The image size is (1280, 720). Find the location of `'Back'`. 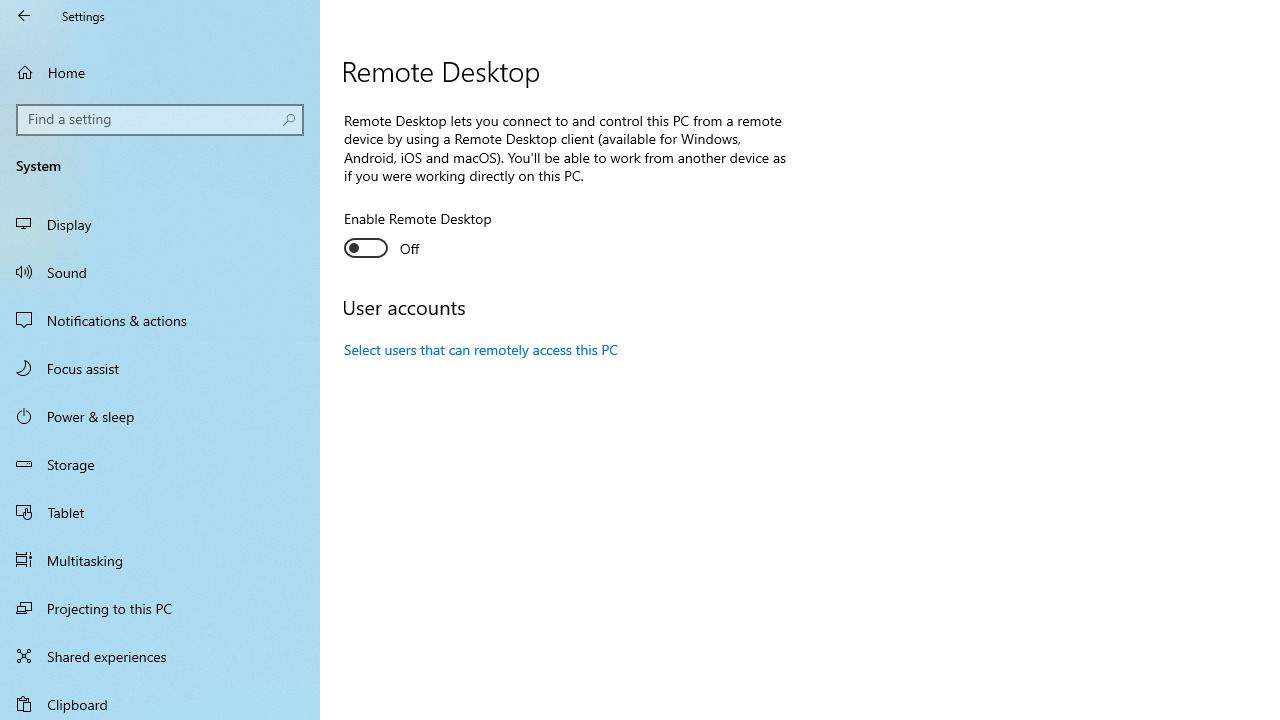

'Back' is located at coordinates (24, 15).